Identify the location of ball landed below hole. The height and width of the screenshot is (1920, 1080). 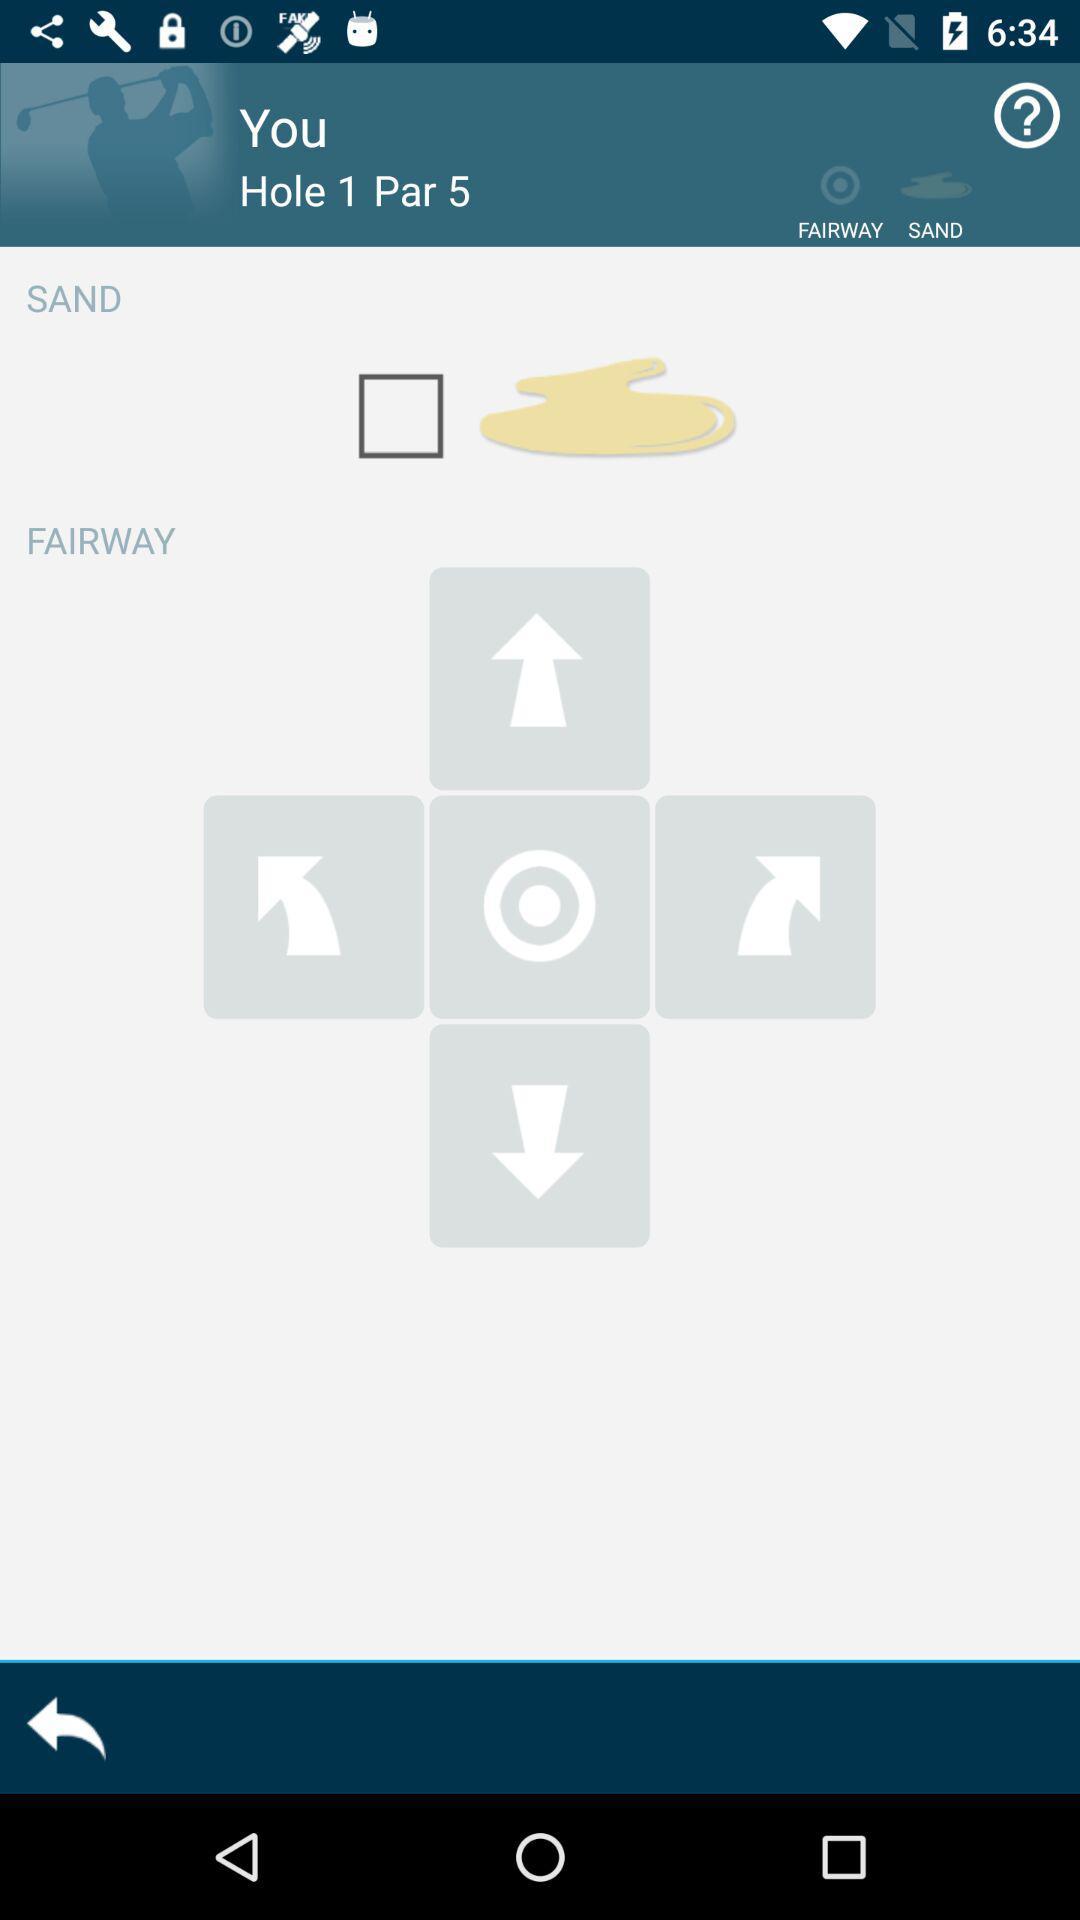
(538, 1135).